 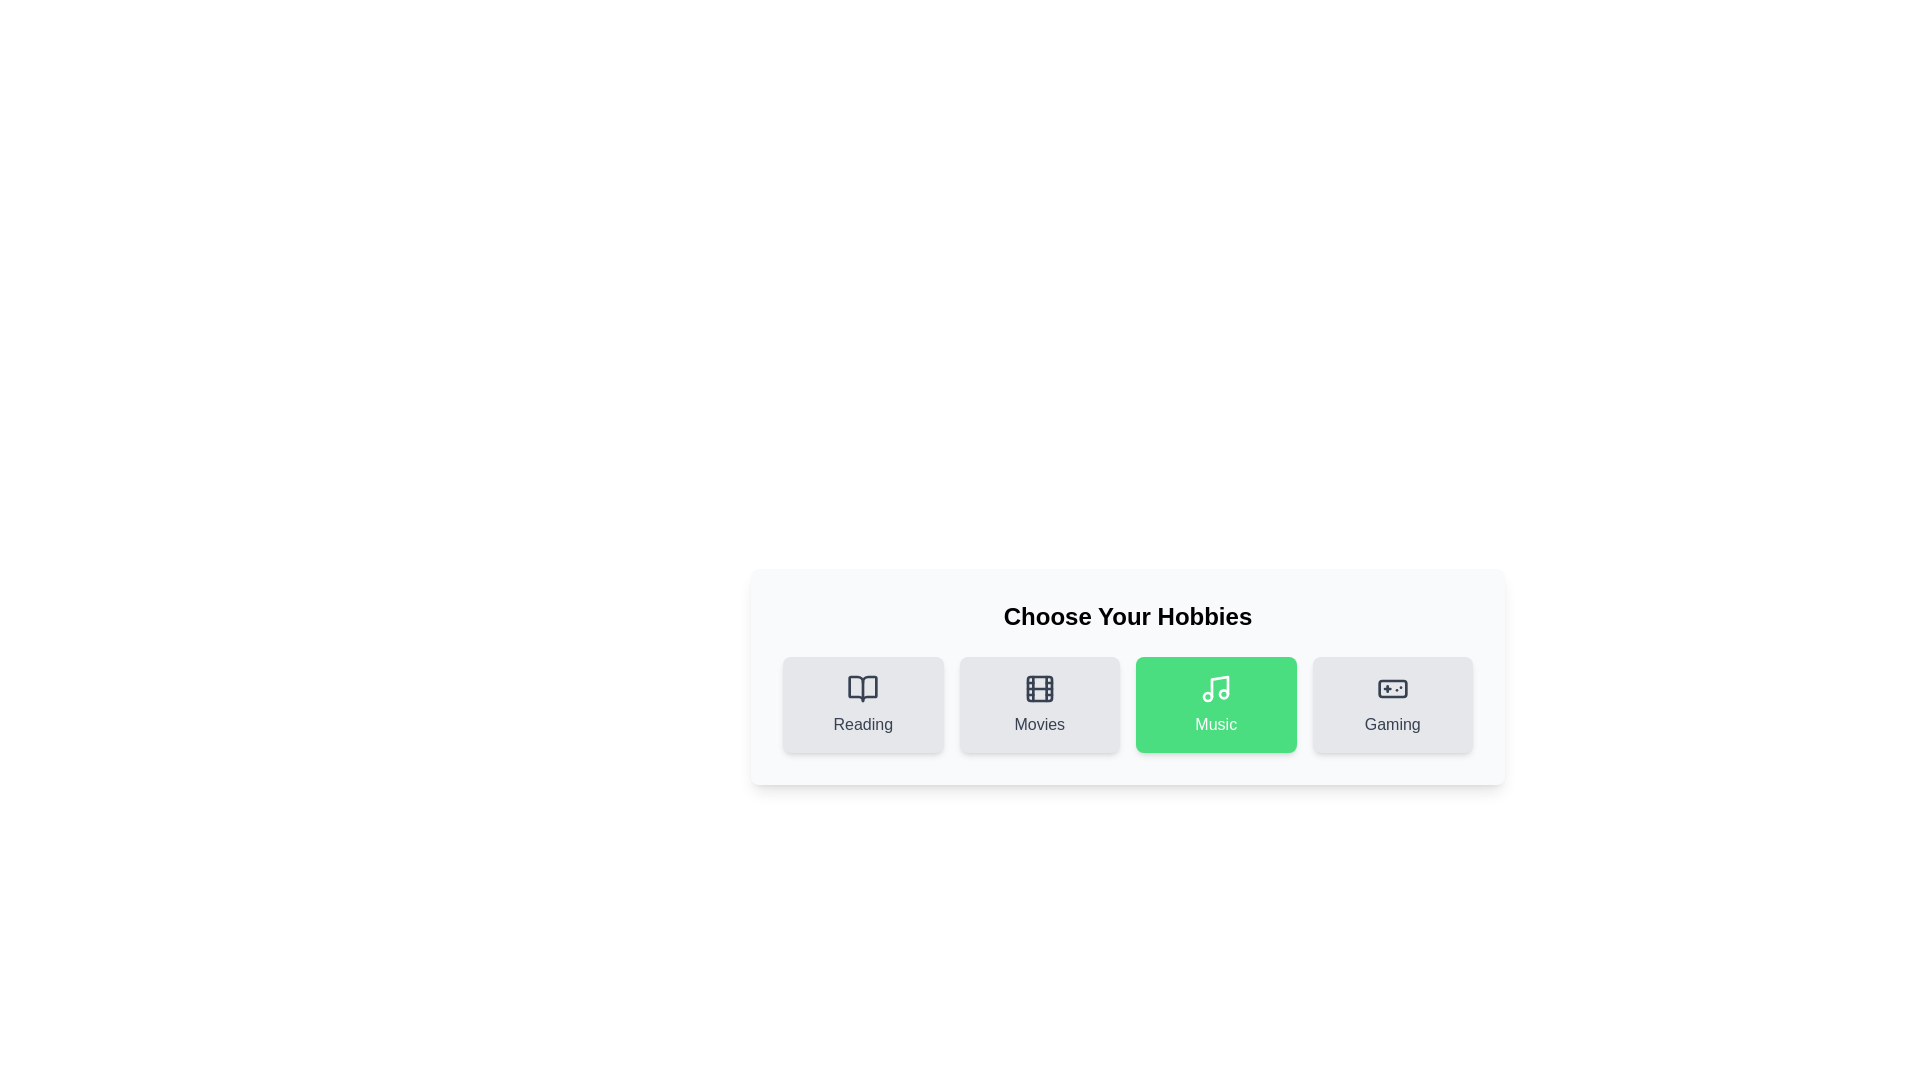 I want to click on the hobby Movies, so click(x=1039, y=704).